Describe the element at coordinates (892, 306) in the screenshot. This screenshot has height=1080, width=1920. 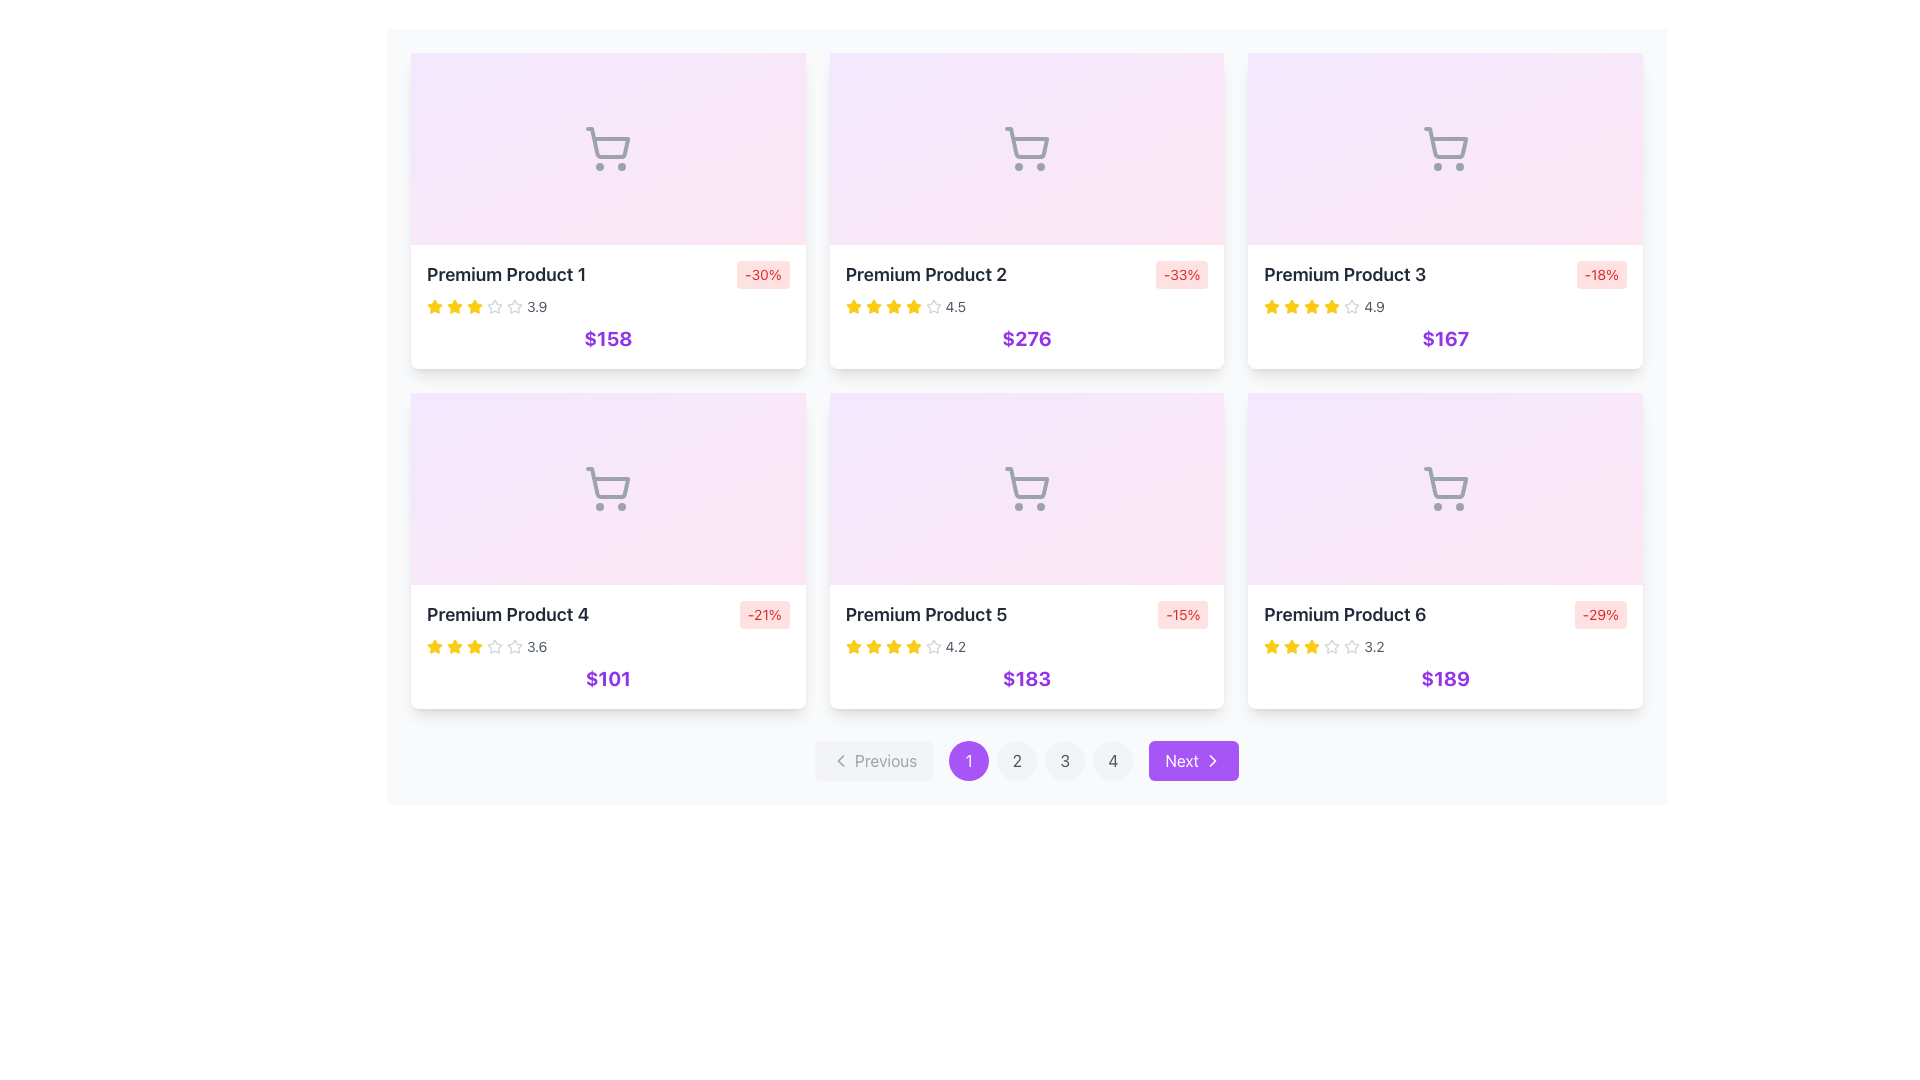
I see `the third yellow star icon in the rating scale of the second product card in the first row of the grid layout` at that location.